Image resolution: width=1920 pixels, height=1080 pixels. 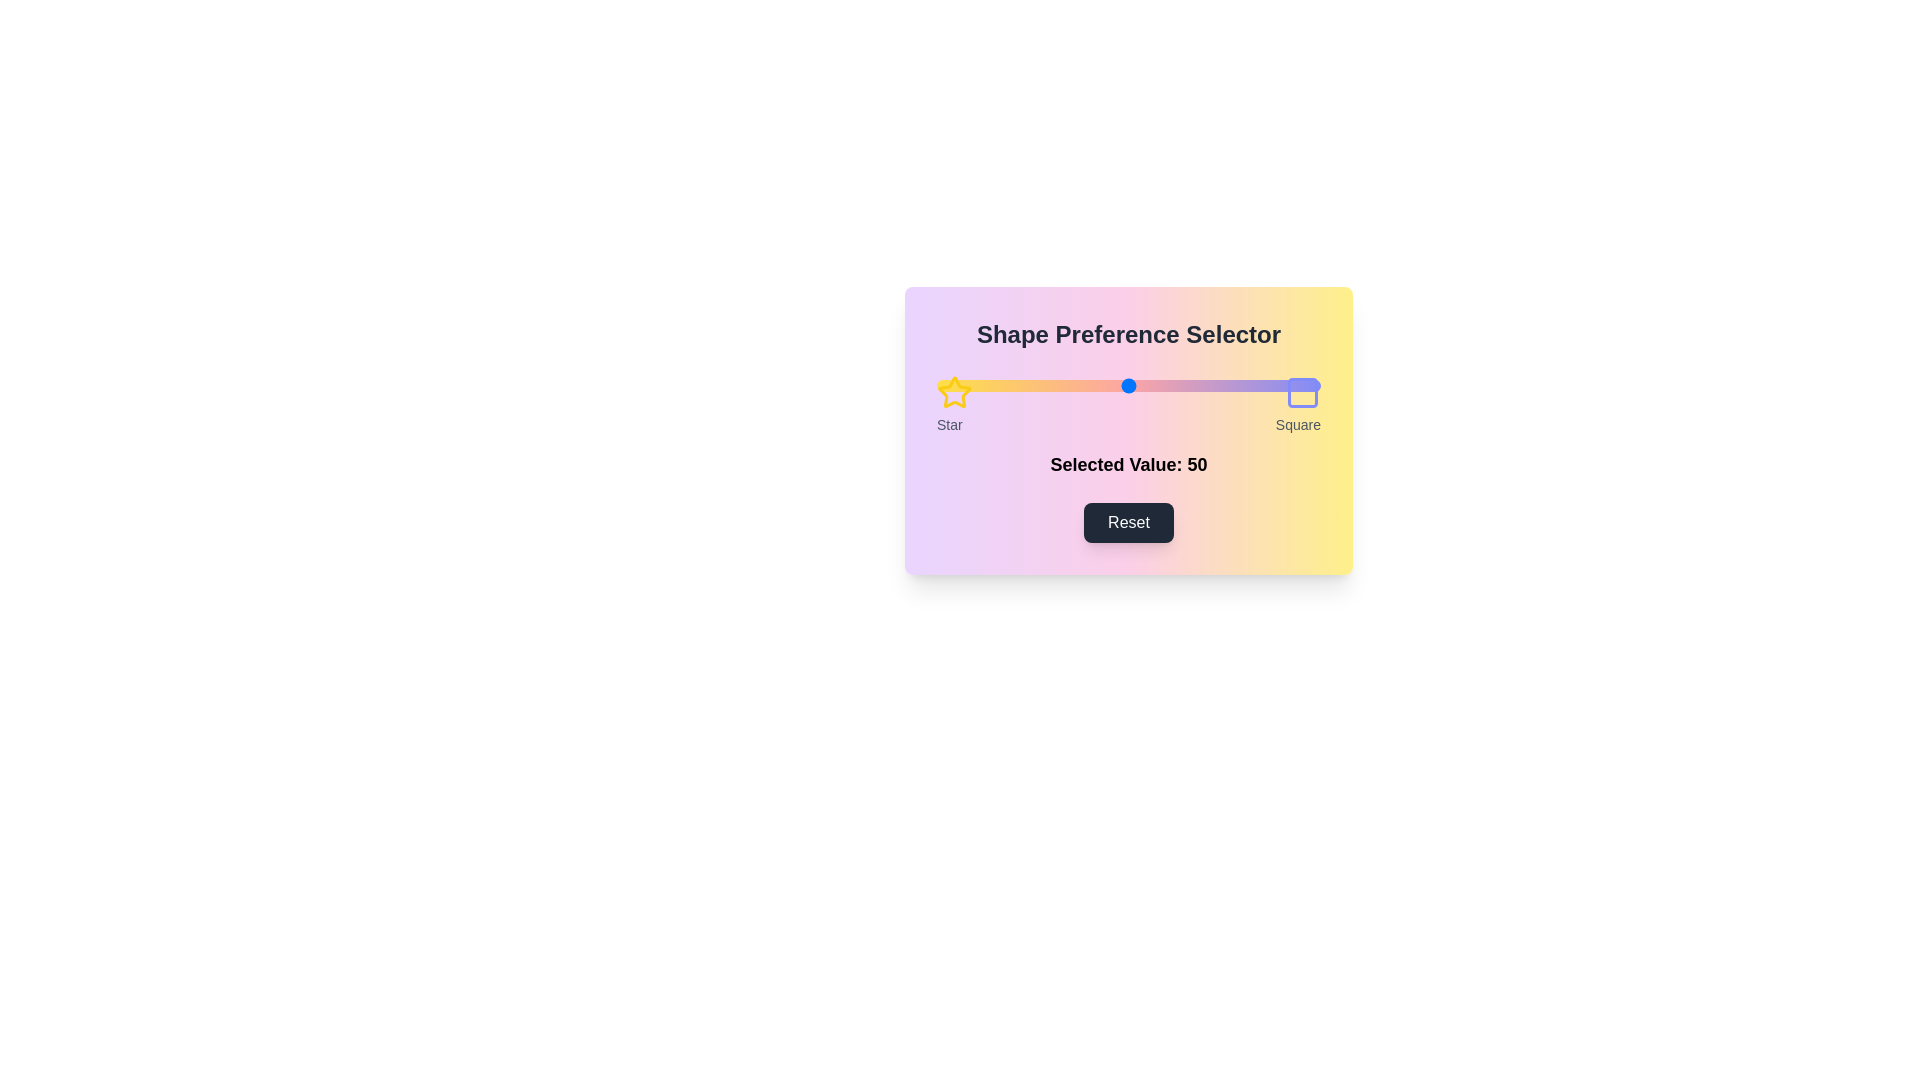 What do you see at coordinates (1132, 385) in the screenshot?
I see `the slider to set the preference value to 51` at bounding box center [1132, 385].